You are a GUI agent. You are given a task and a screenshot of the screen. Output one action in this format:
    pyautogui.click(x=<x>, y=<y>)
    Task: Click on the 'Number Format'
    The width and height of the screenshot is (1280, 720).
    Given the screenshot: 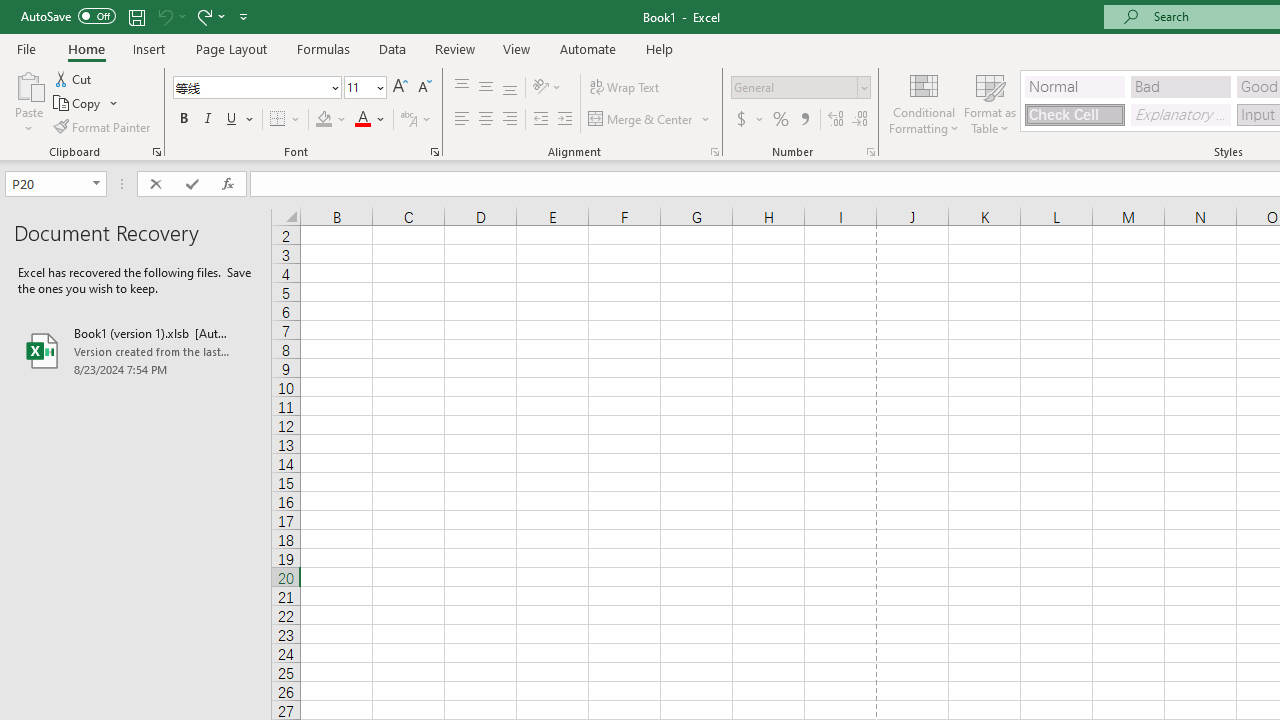 What is the action you would take?
    pyautogui.click(x=800, y=86)
    